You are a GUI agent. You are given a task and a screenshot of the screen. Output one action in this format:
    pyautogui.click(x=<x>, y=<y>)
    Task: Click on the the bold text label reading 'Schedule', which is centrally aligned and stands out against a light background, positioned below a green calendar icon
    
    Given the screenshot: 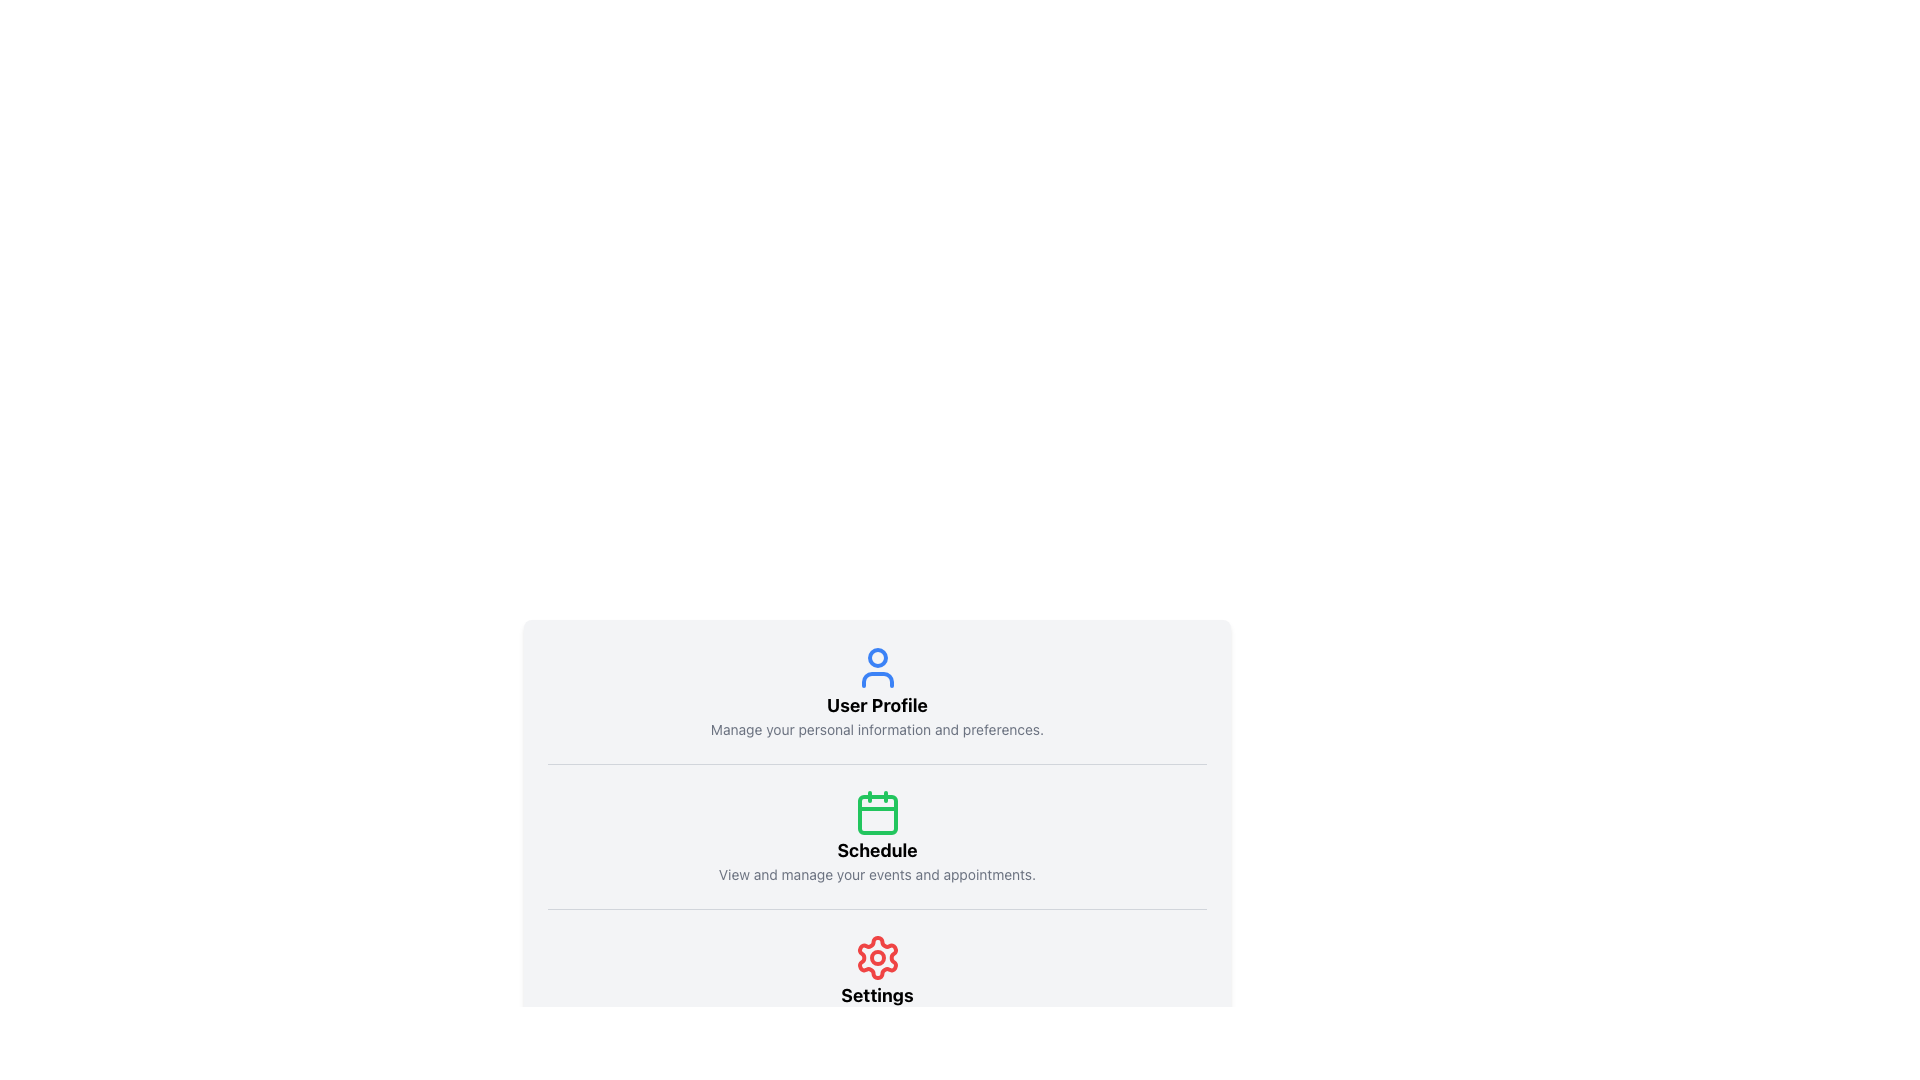 What is the action you would take?
    pyautogui.click(x=877, y=851)
    